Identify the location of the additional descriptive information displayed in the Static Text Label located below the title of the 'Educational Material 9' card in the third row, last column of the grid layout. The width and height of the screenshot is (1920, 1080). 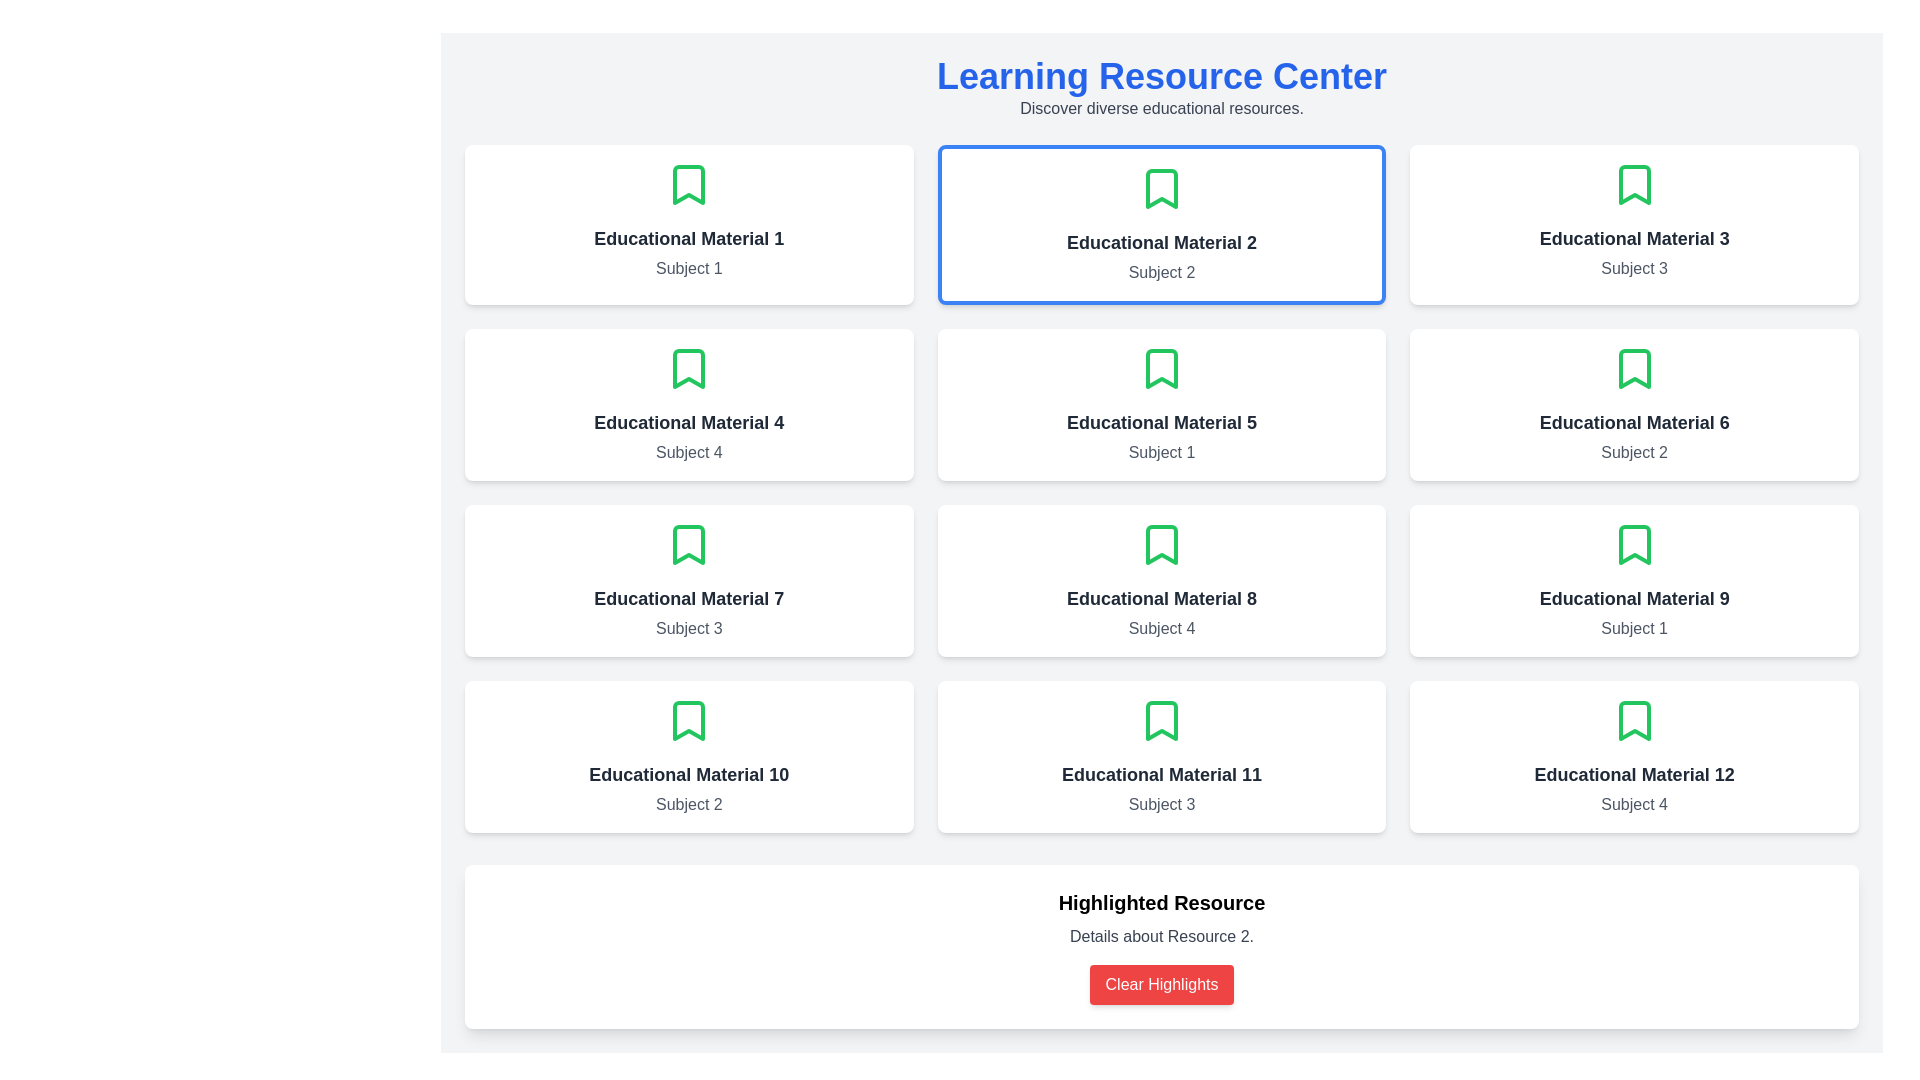
(1634, 627).